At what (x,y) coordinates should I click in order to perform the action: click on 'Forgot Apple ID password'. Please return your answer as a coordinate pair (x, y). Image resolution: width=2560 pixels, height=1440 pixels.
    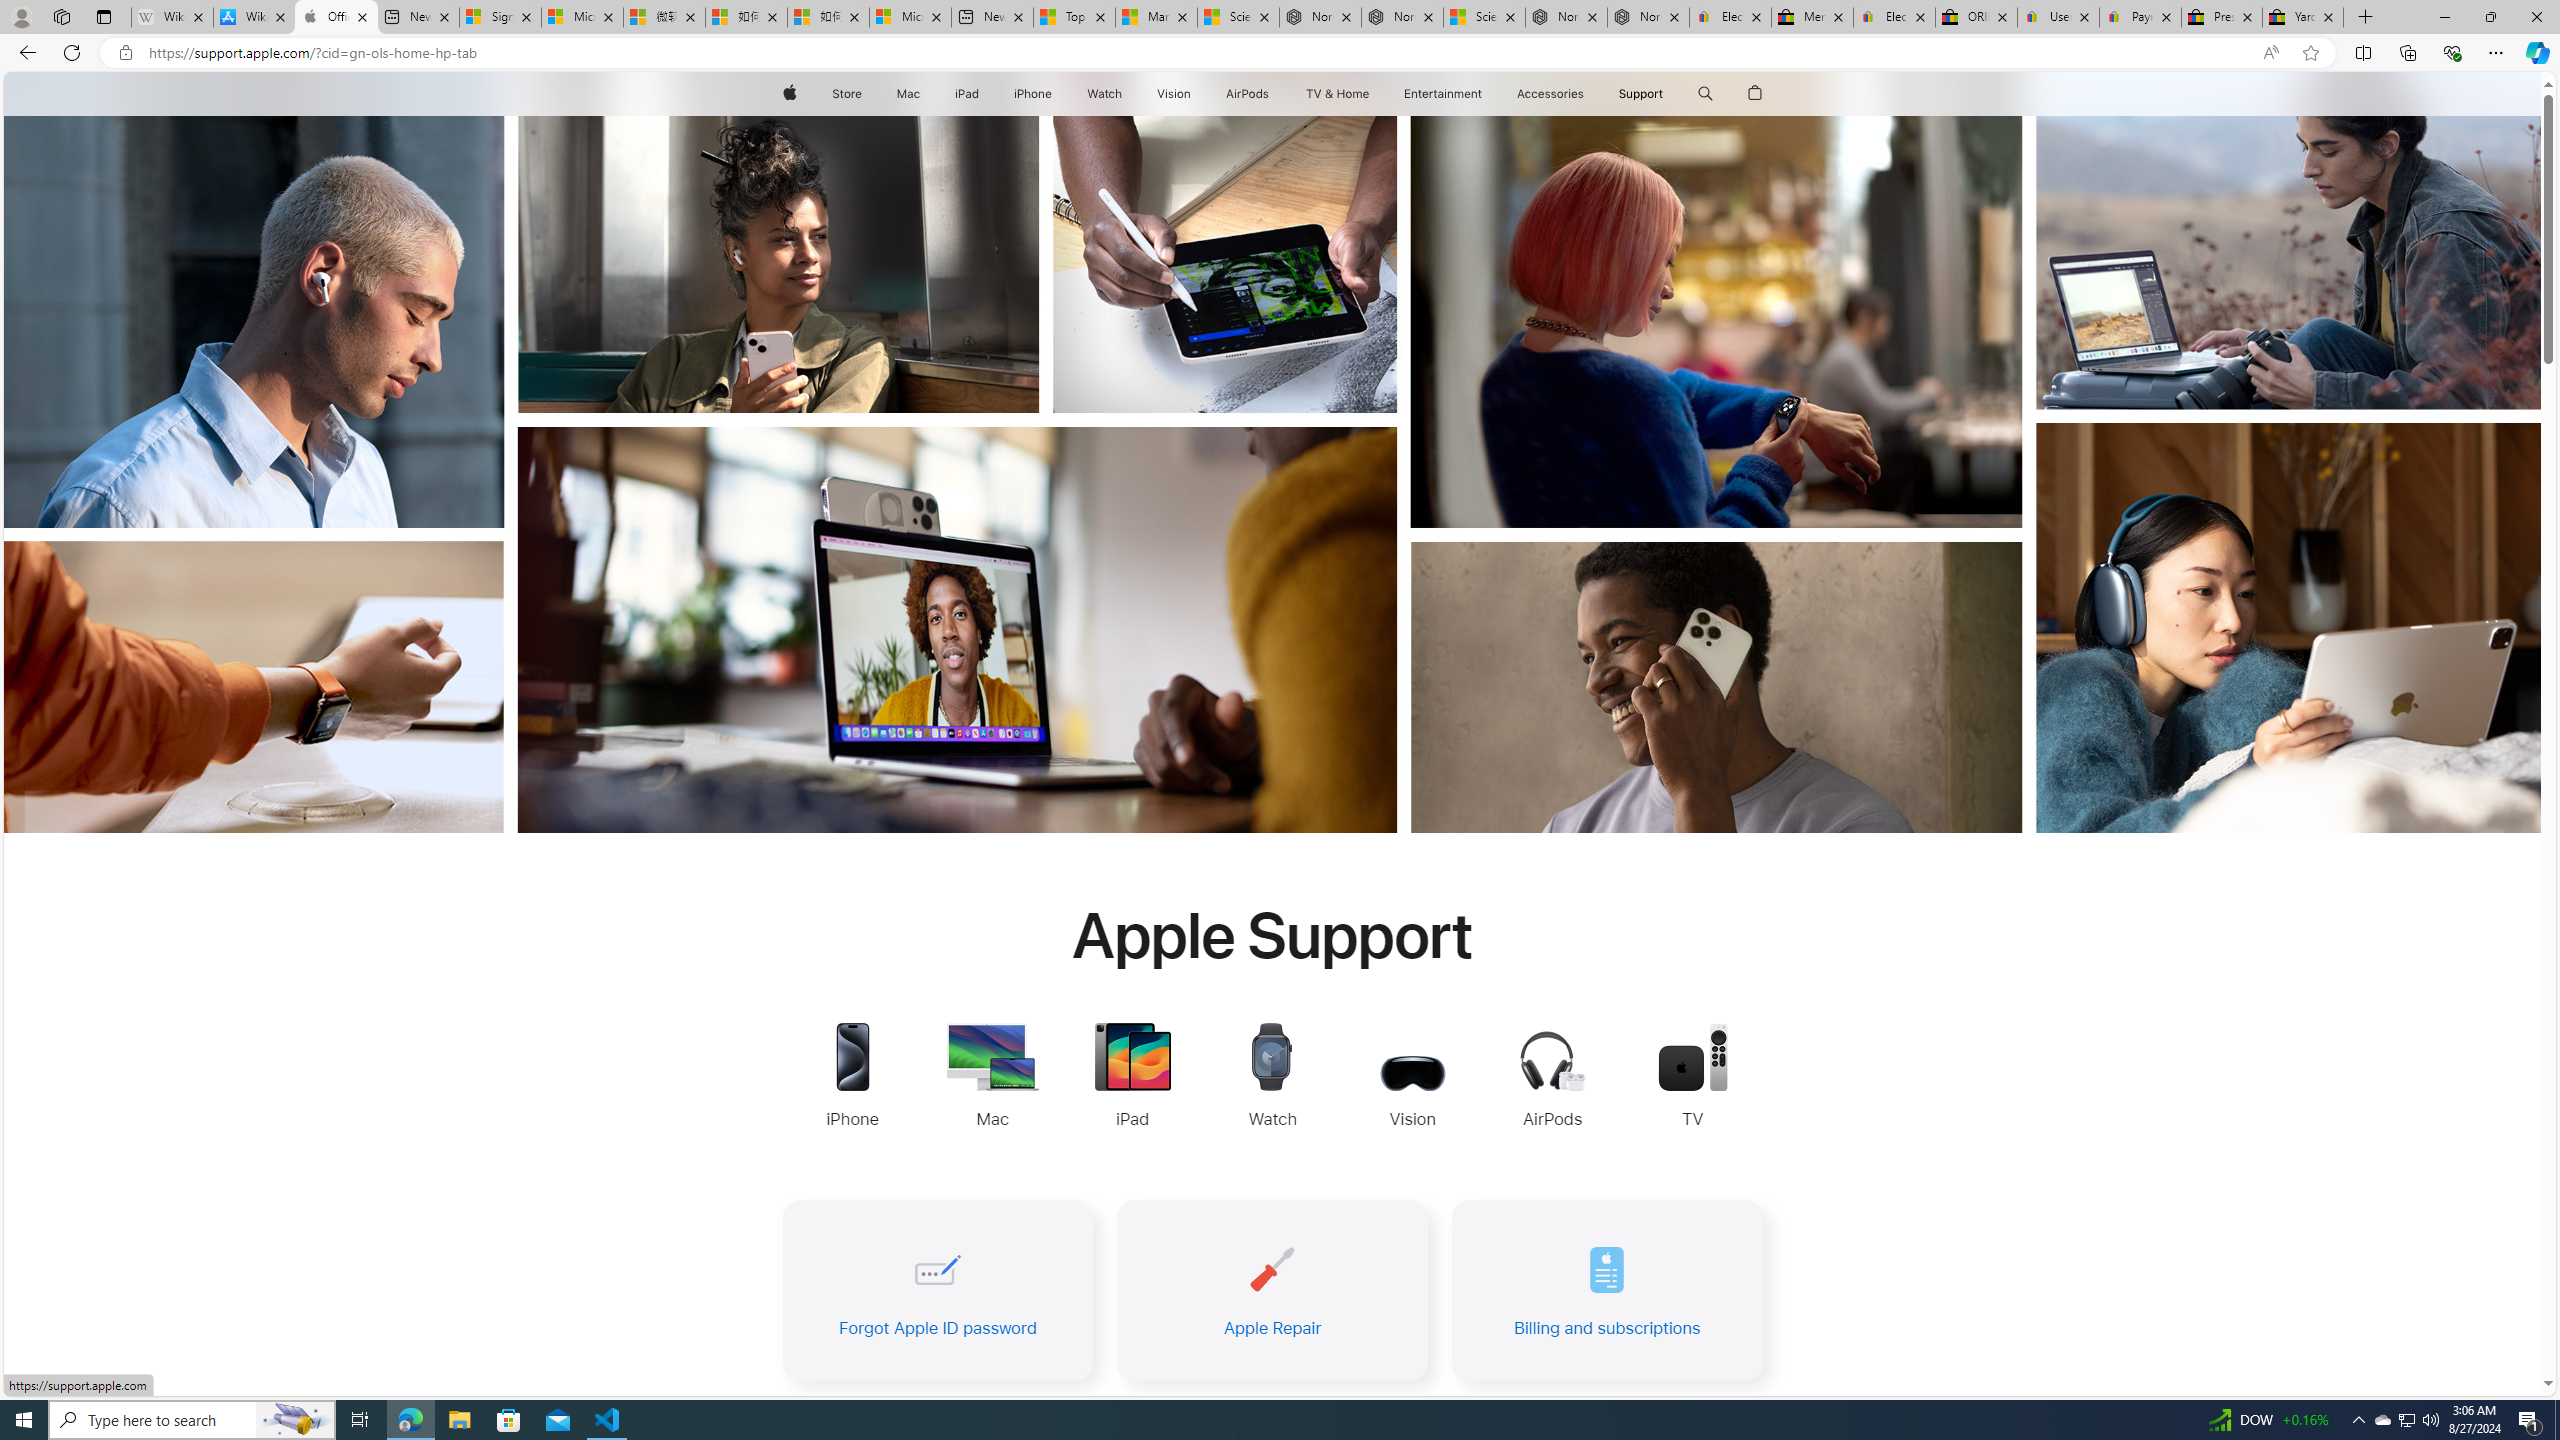
    Looking at the image, I should click on (935, 1290).